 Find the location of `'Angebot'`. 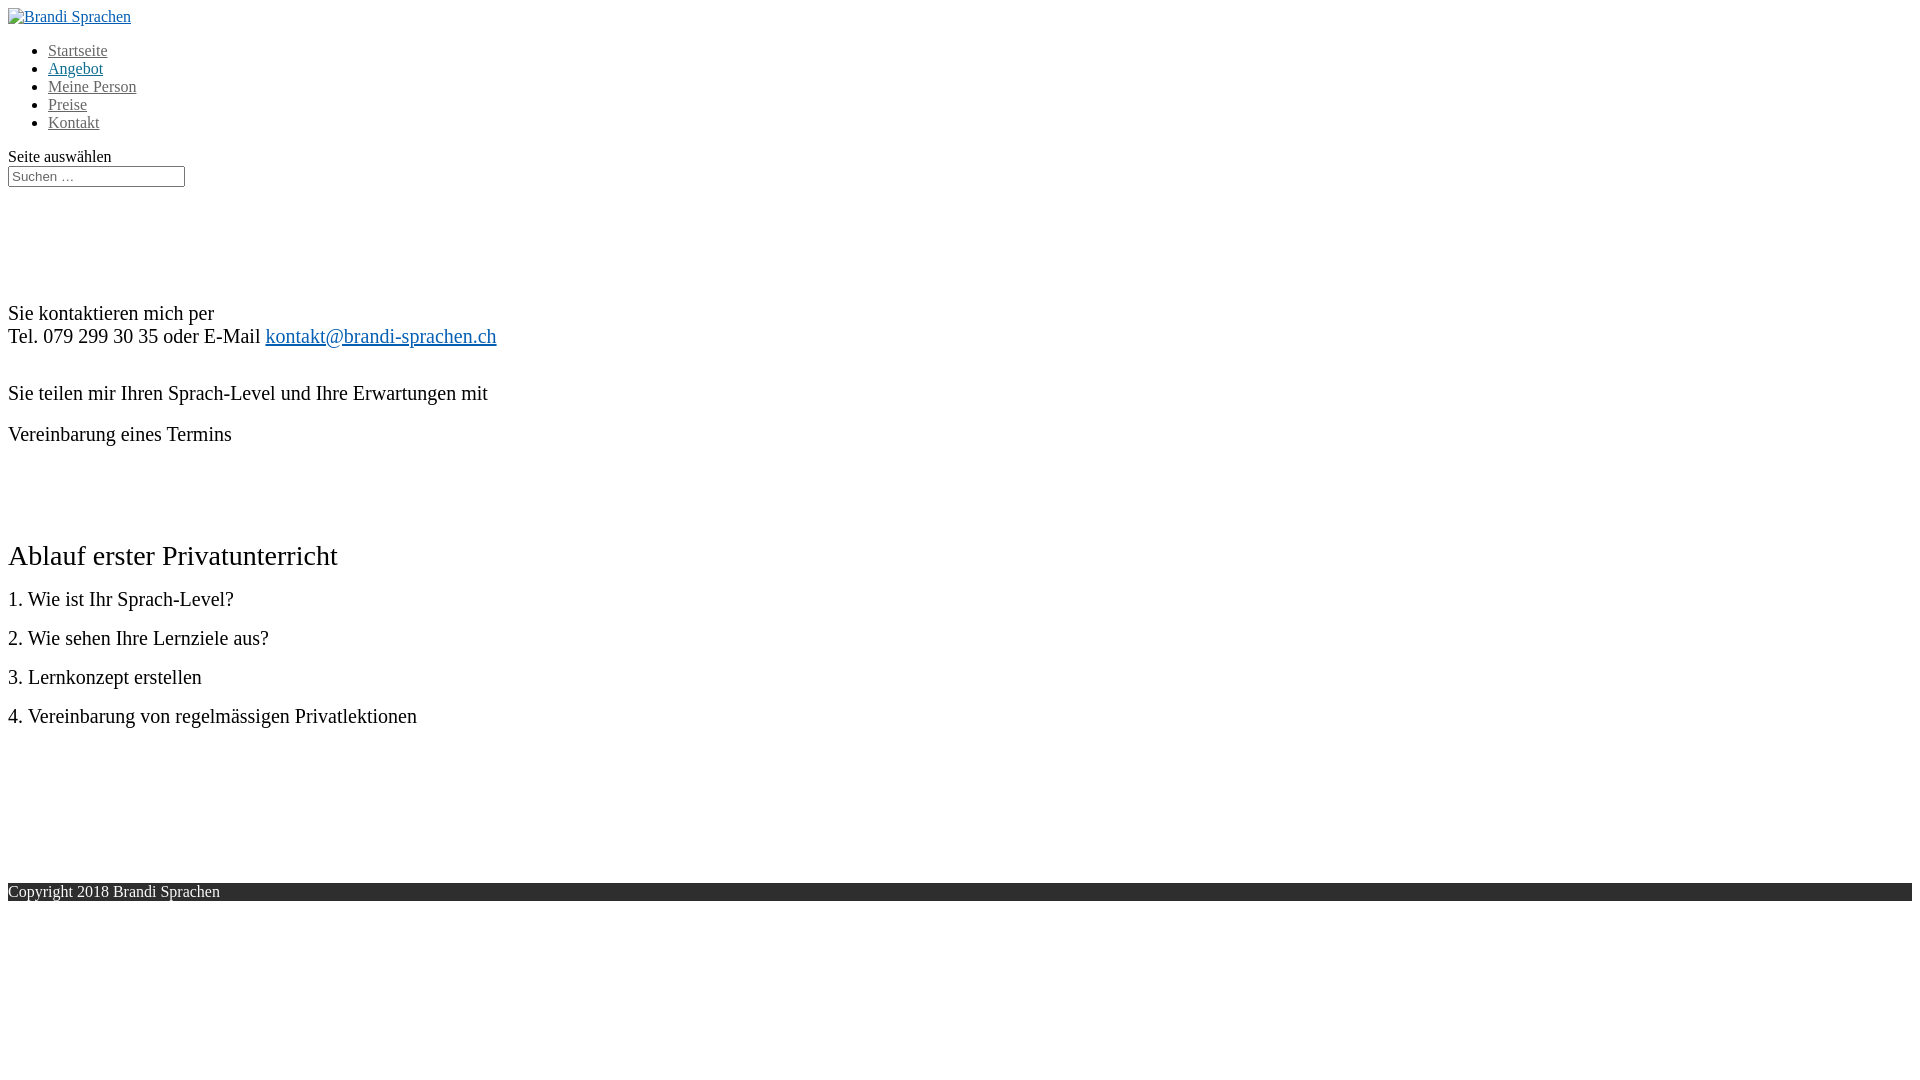

'Angebot' is located at coordinates (75, 67).